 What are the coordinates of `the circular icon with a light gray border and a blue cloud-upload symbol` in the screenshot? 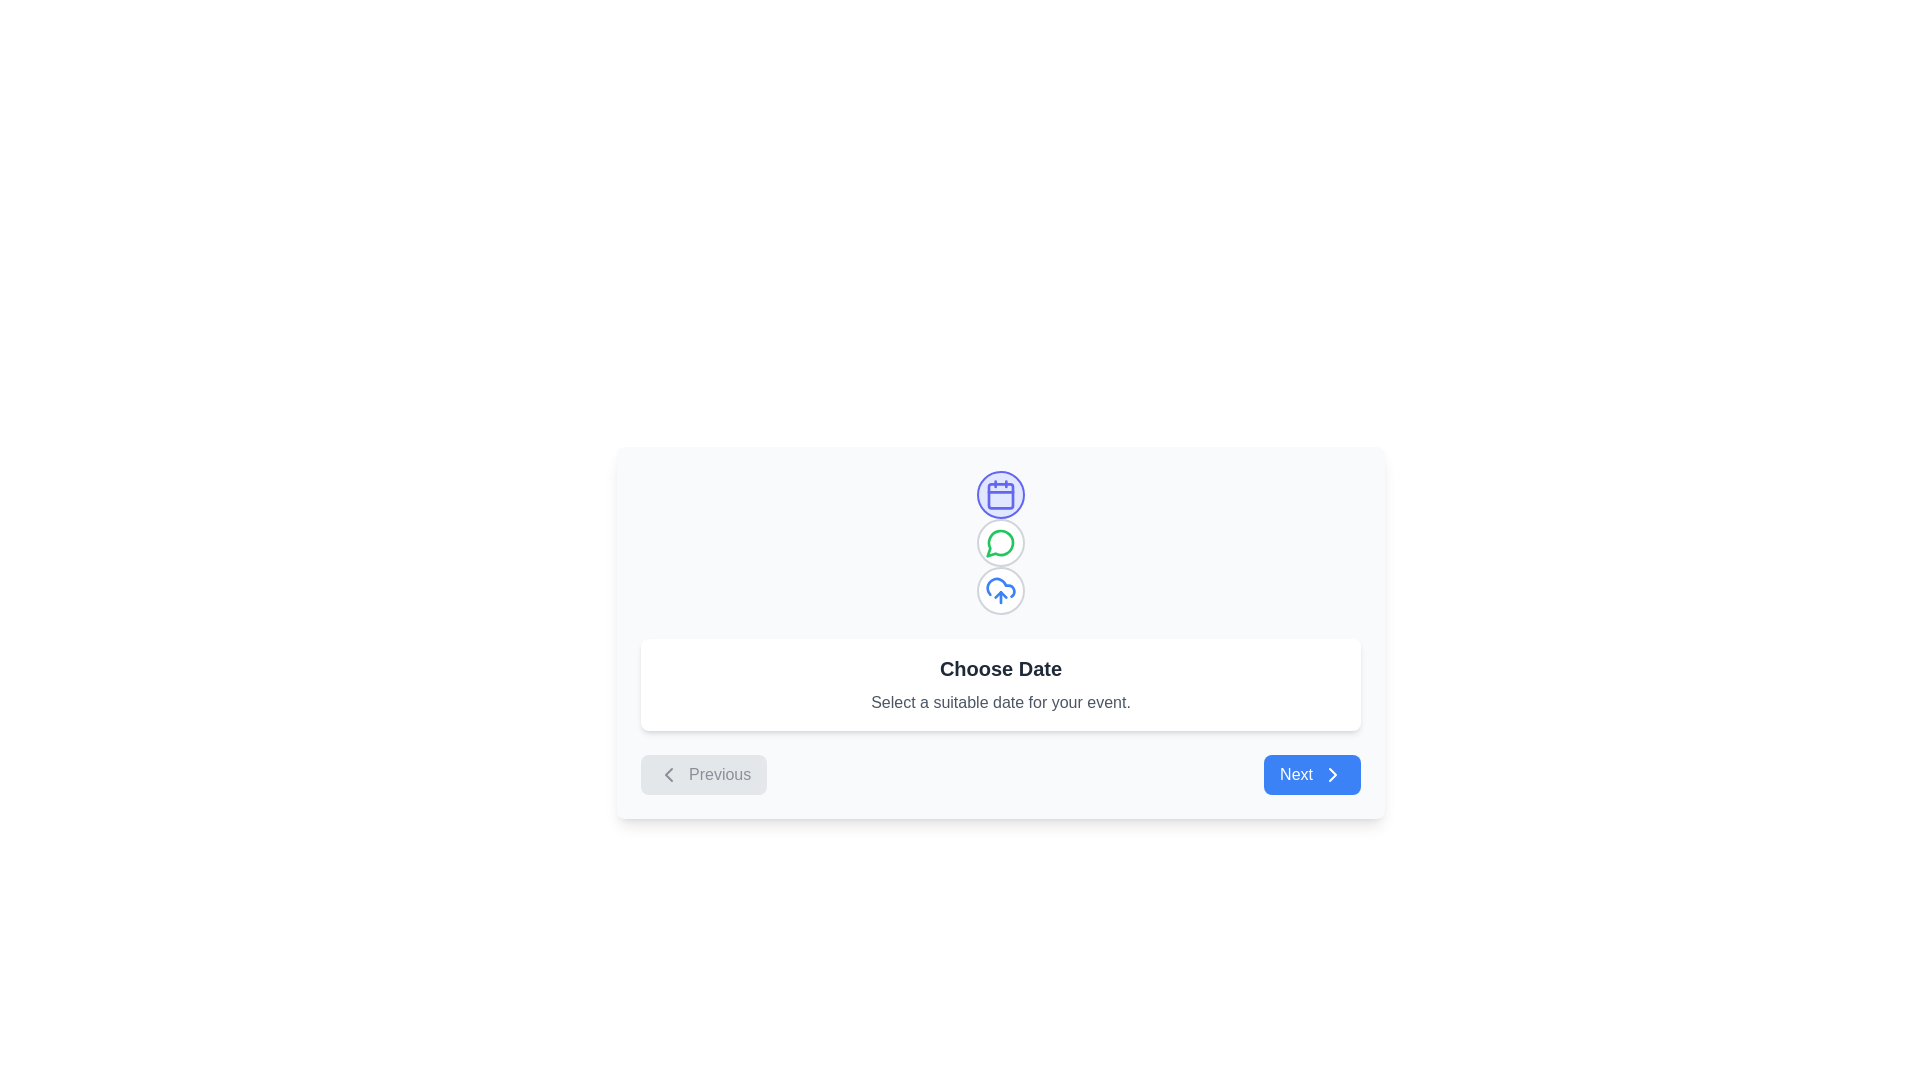 It's located at (1001, 589).